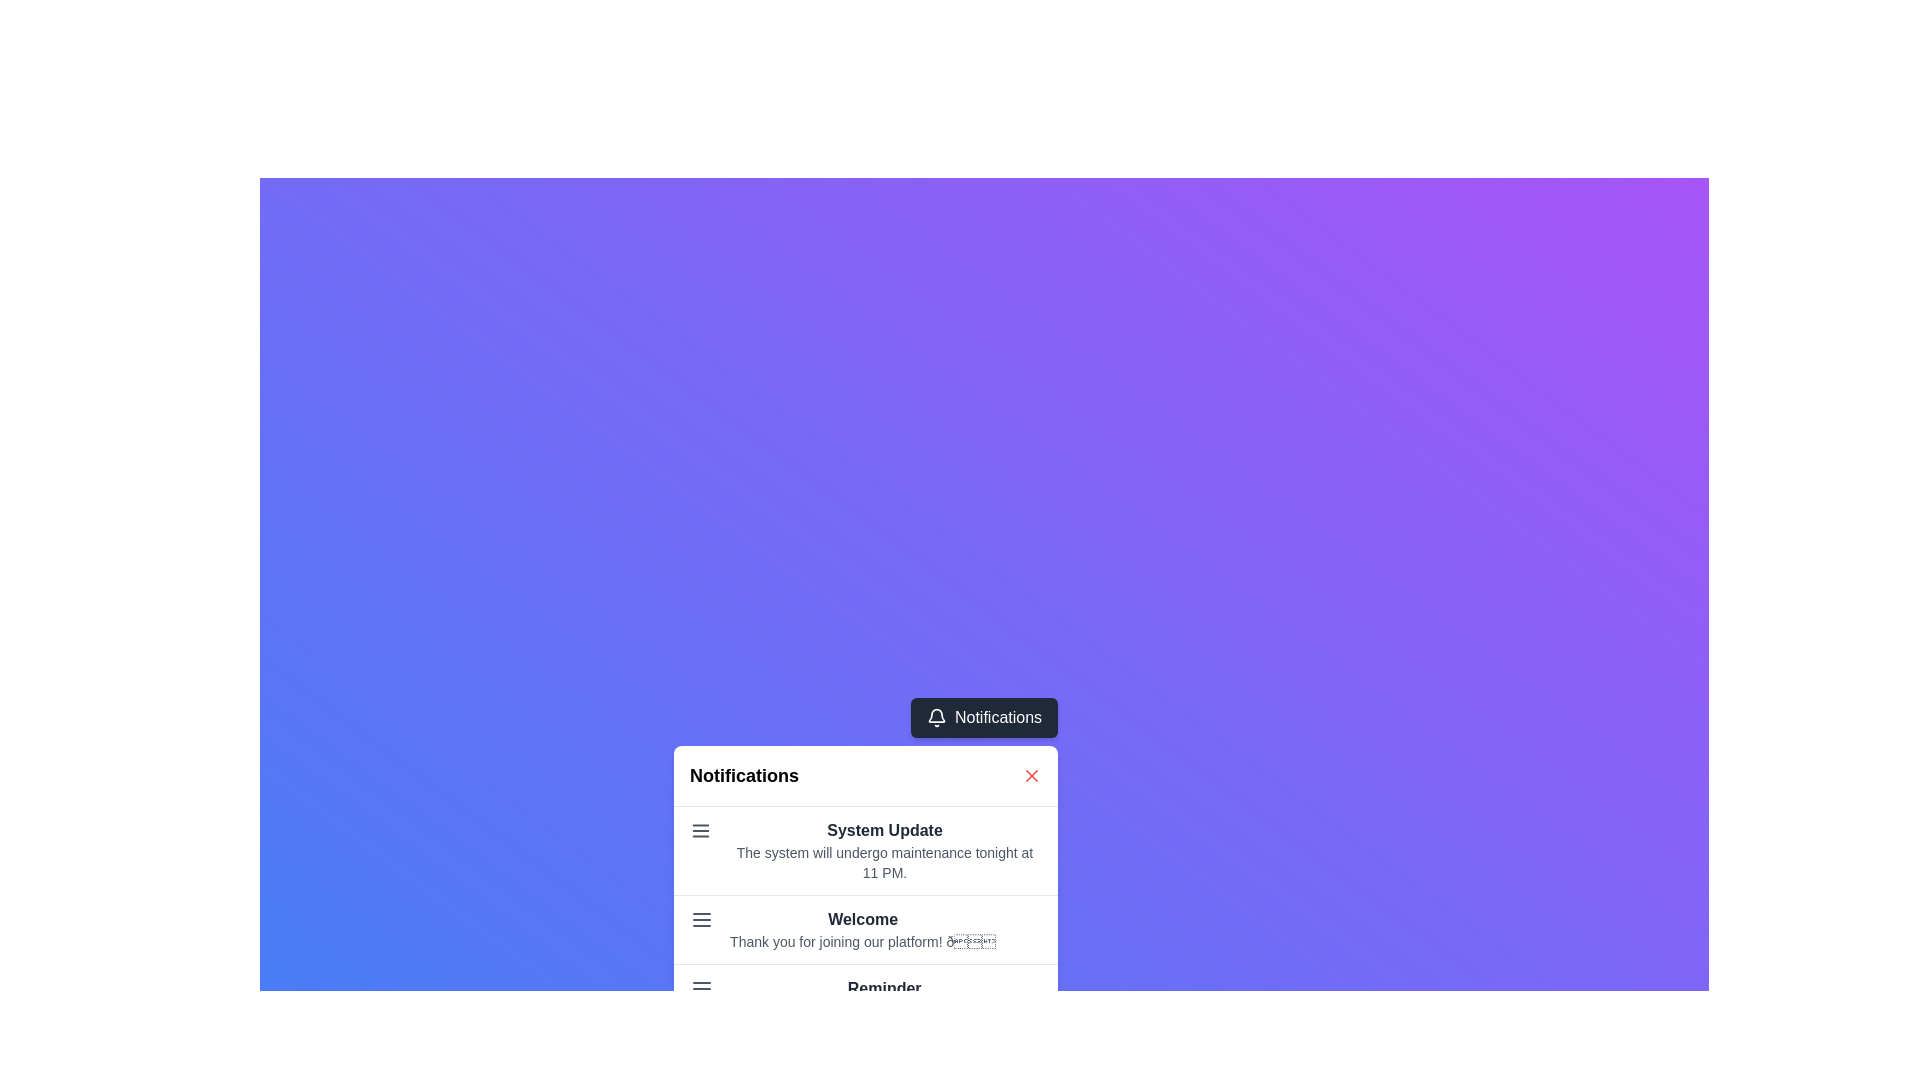  I want to click on the bell icon located at the top-left corner of the notifications button, so click(935, 716).